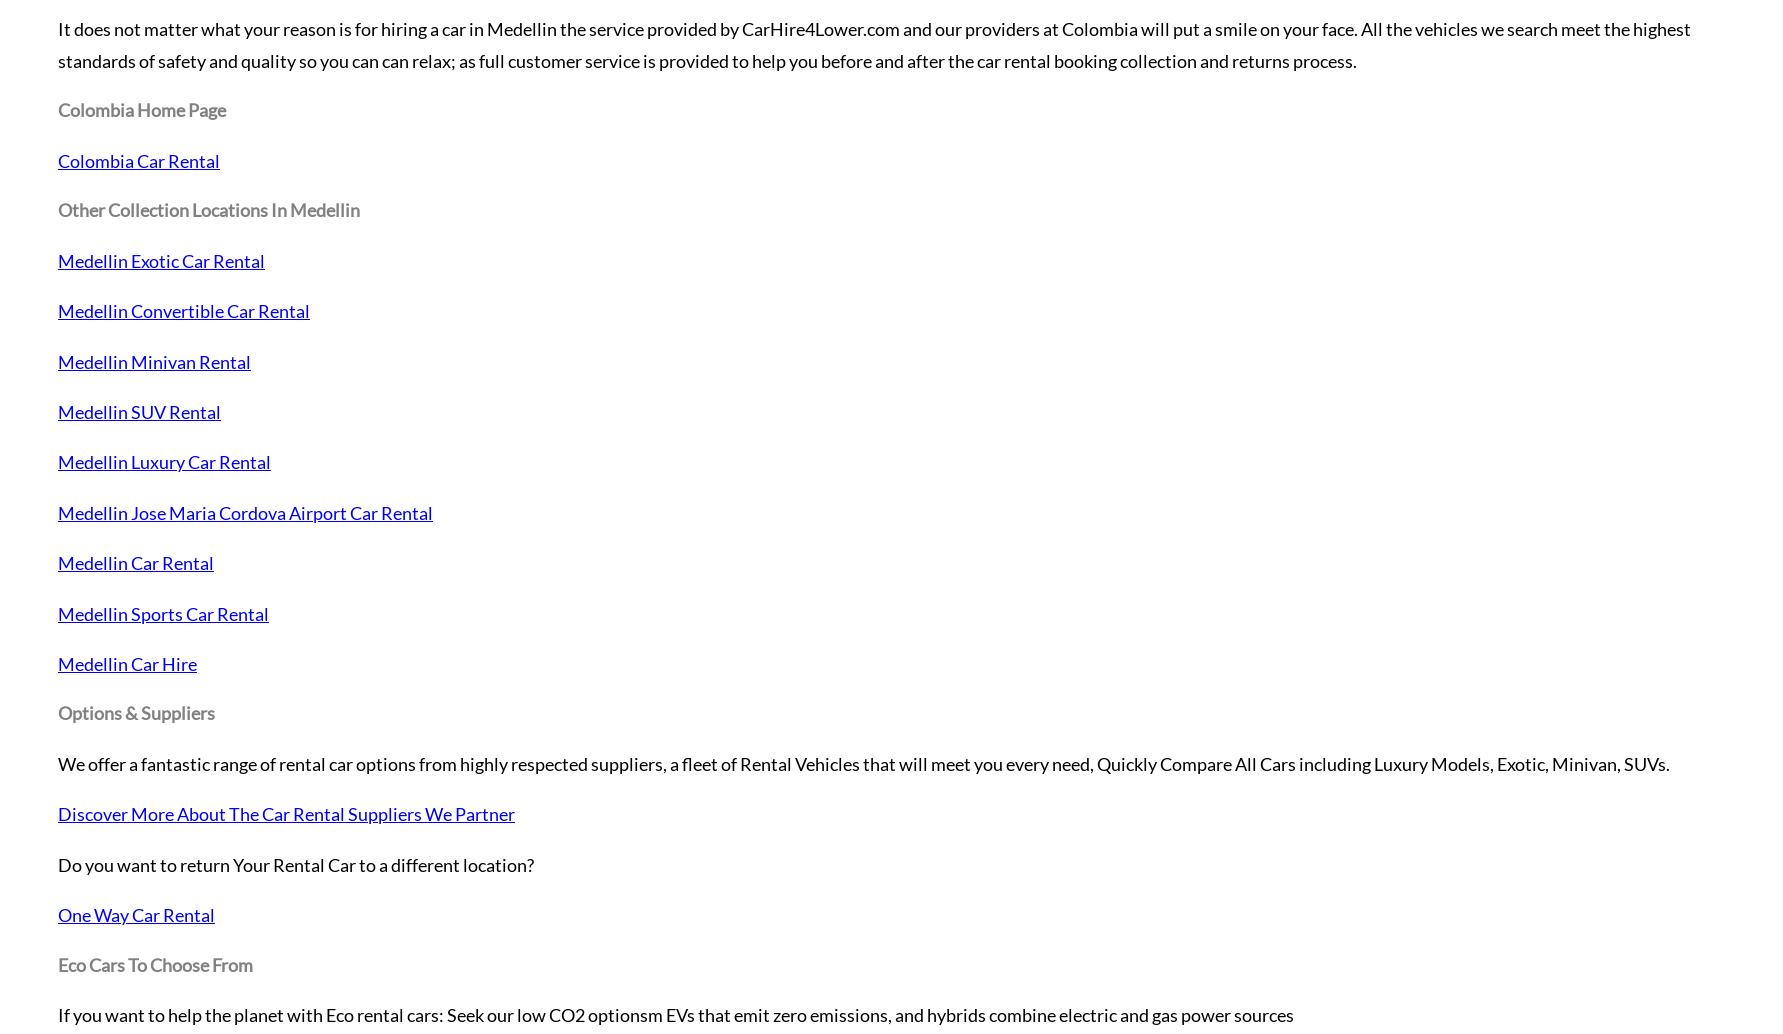  I want to click on 'Medellin Car Hire', so click(126, 664).